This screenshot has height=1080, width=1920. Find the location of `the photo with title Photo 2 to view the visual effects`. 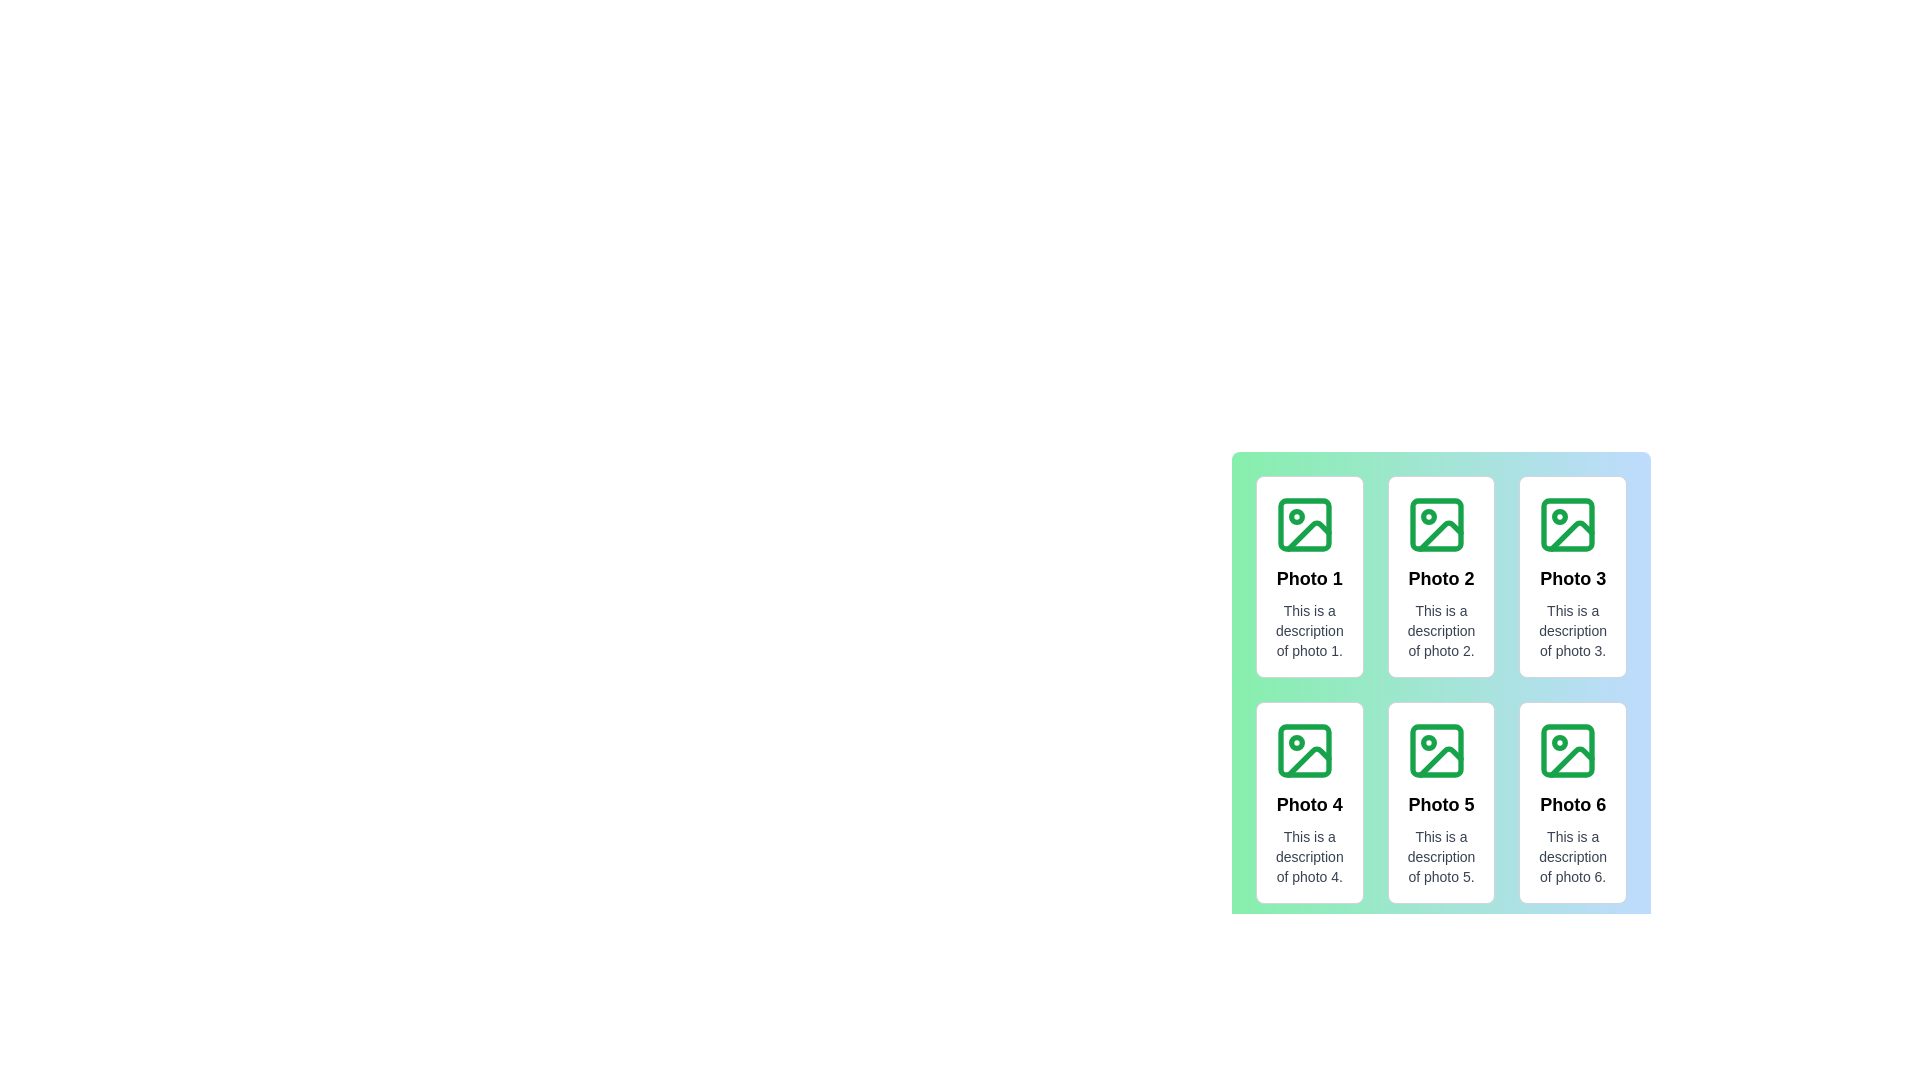

the photo with title Photo 2 to view the visual effects is located at coordinates (1441, 577).